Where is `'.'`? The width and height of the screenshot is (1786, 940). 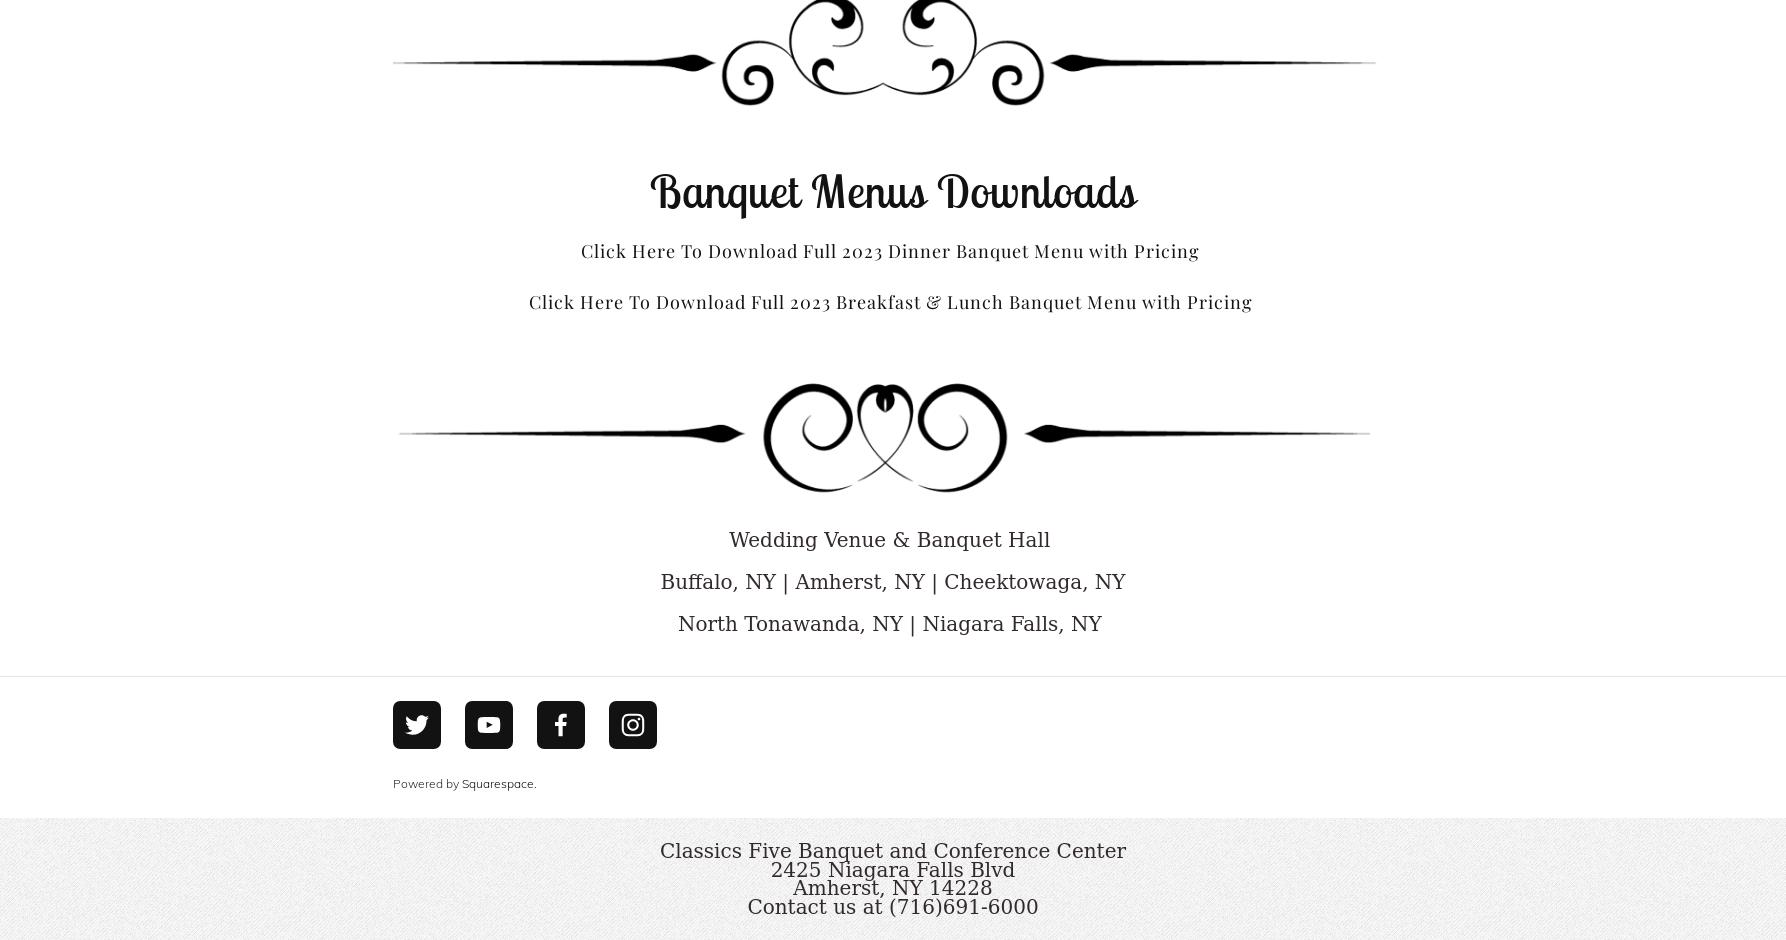 '.' is located at coordinates (534, 781).